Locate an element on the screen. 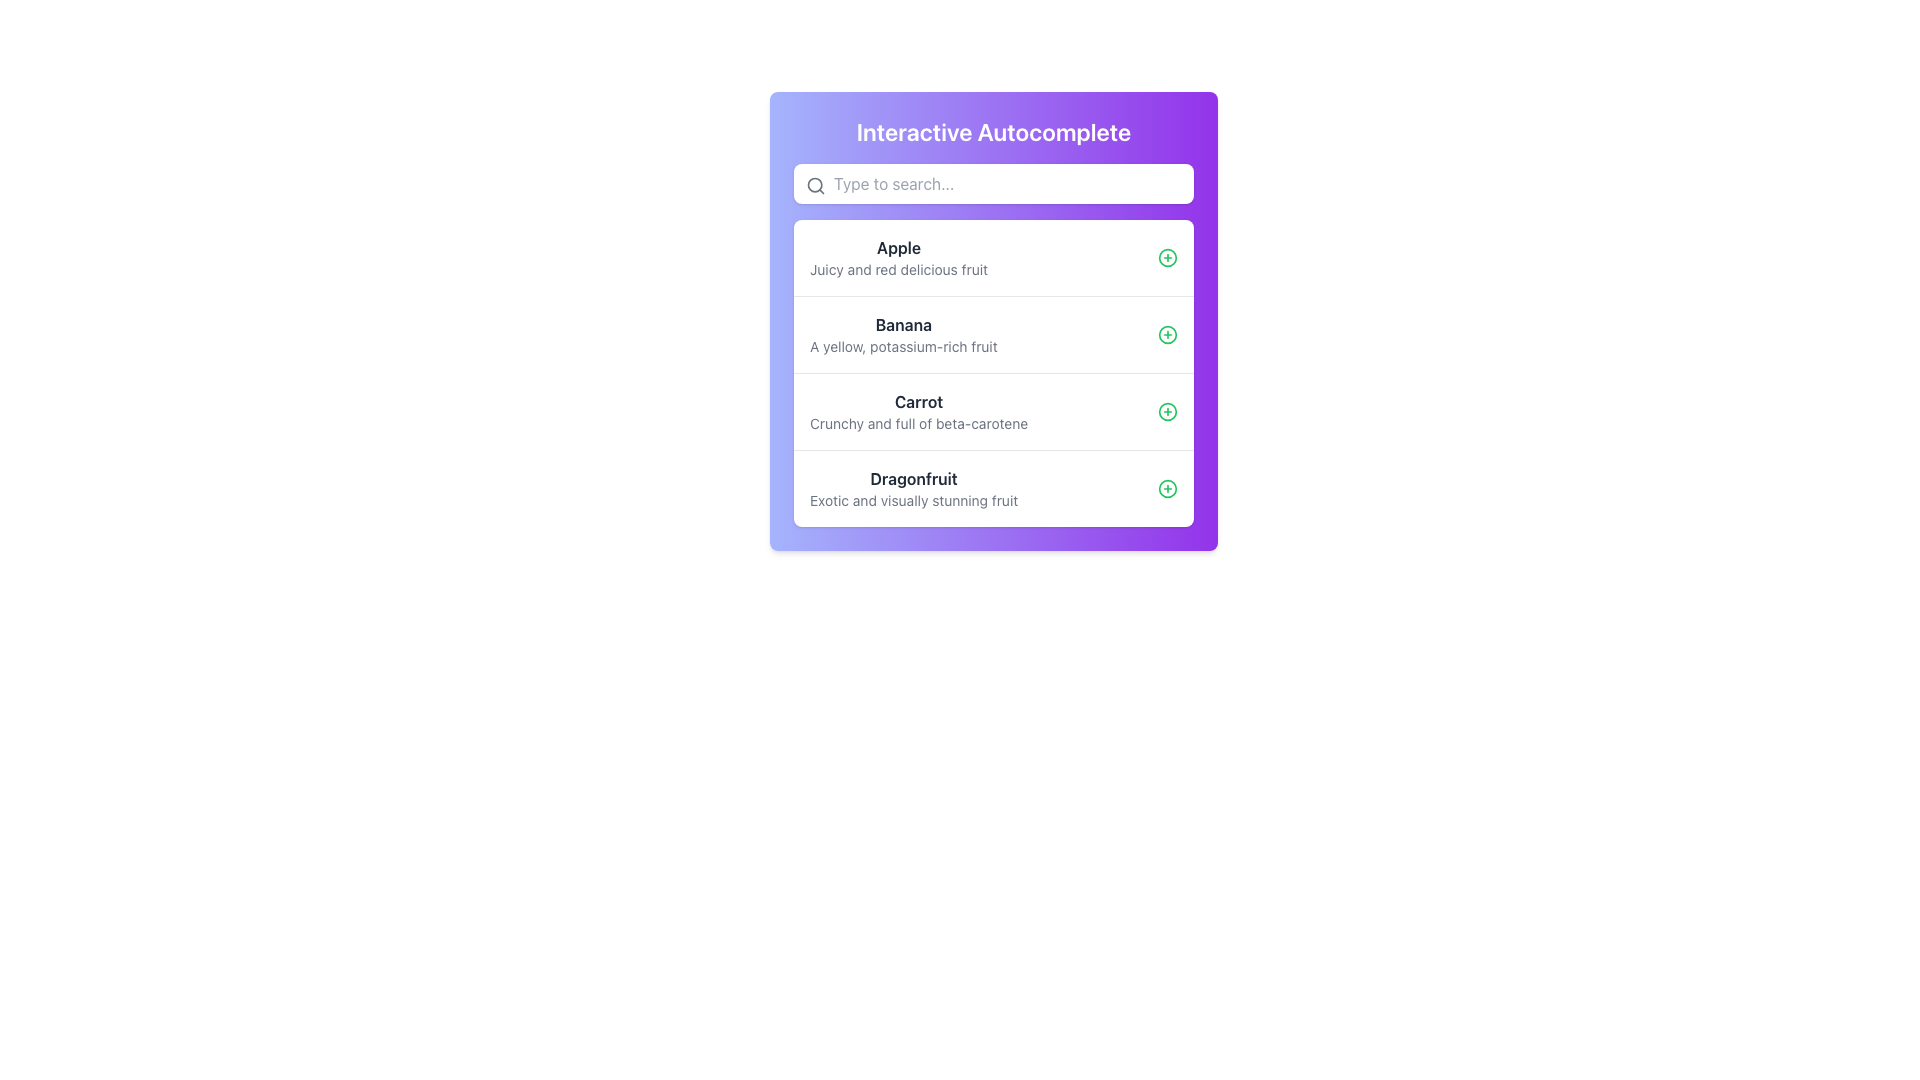  the circular icon button with a green border and a '+' symbol located at the right end of the row associated with the 'Apple' entry is located at coordinates (1167, 257).